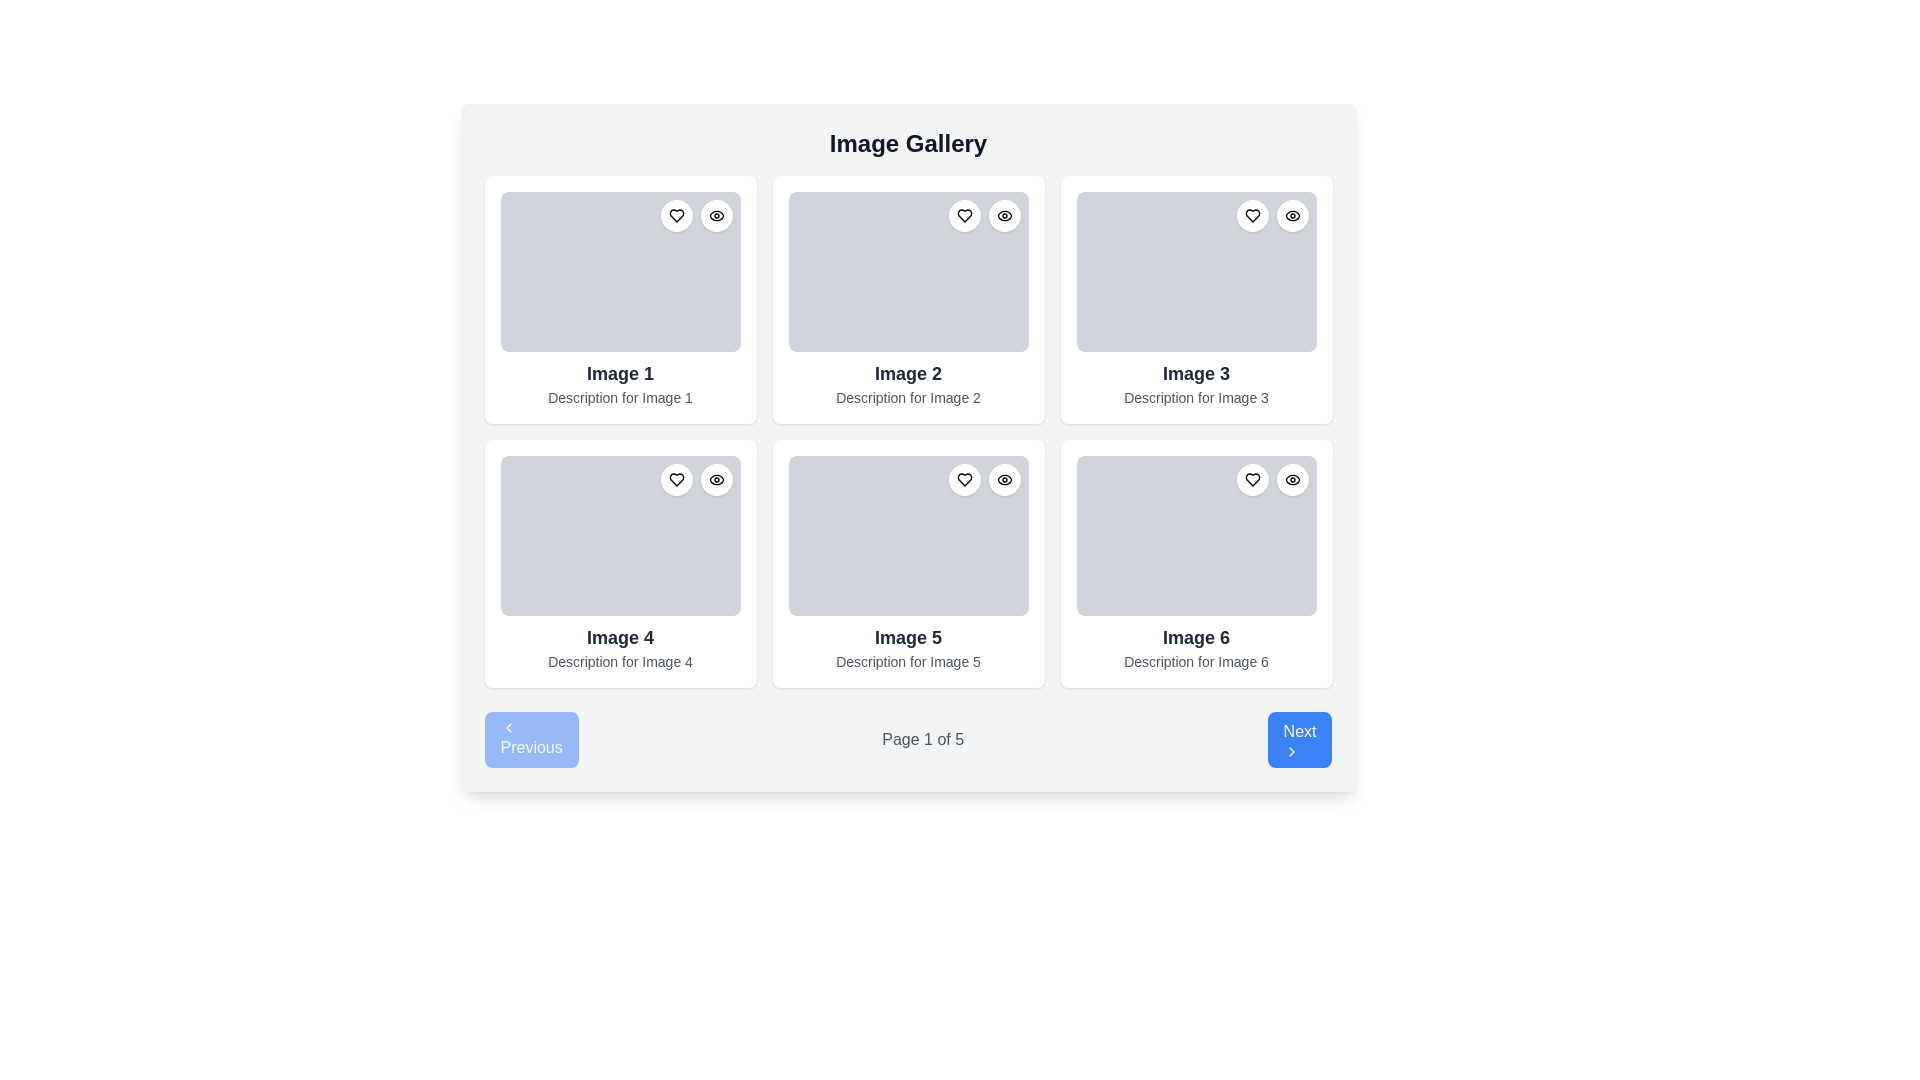 The height and width of the screenshot is (1080, 1920). I want to click on the eye icon in the top-right corner of the second card labeled 'Image 2' in the image gallery, so click(1004, 216).